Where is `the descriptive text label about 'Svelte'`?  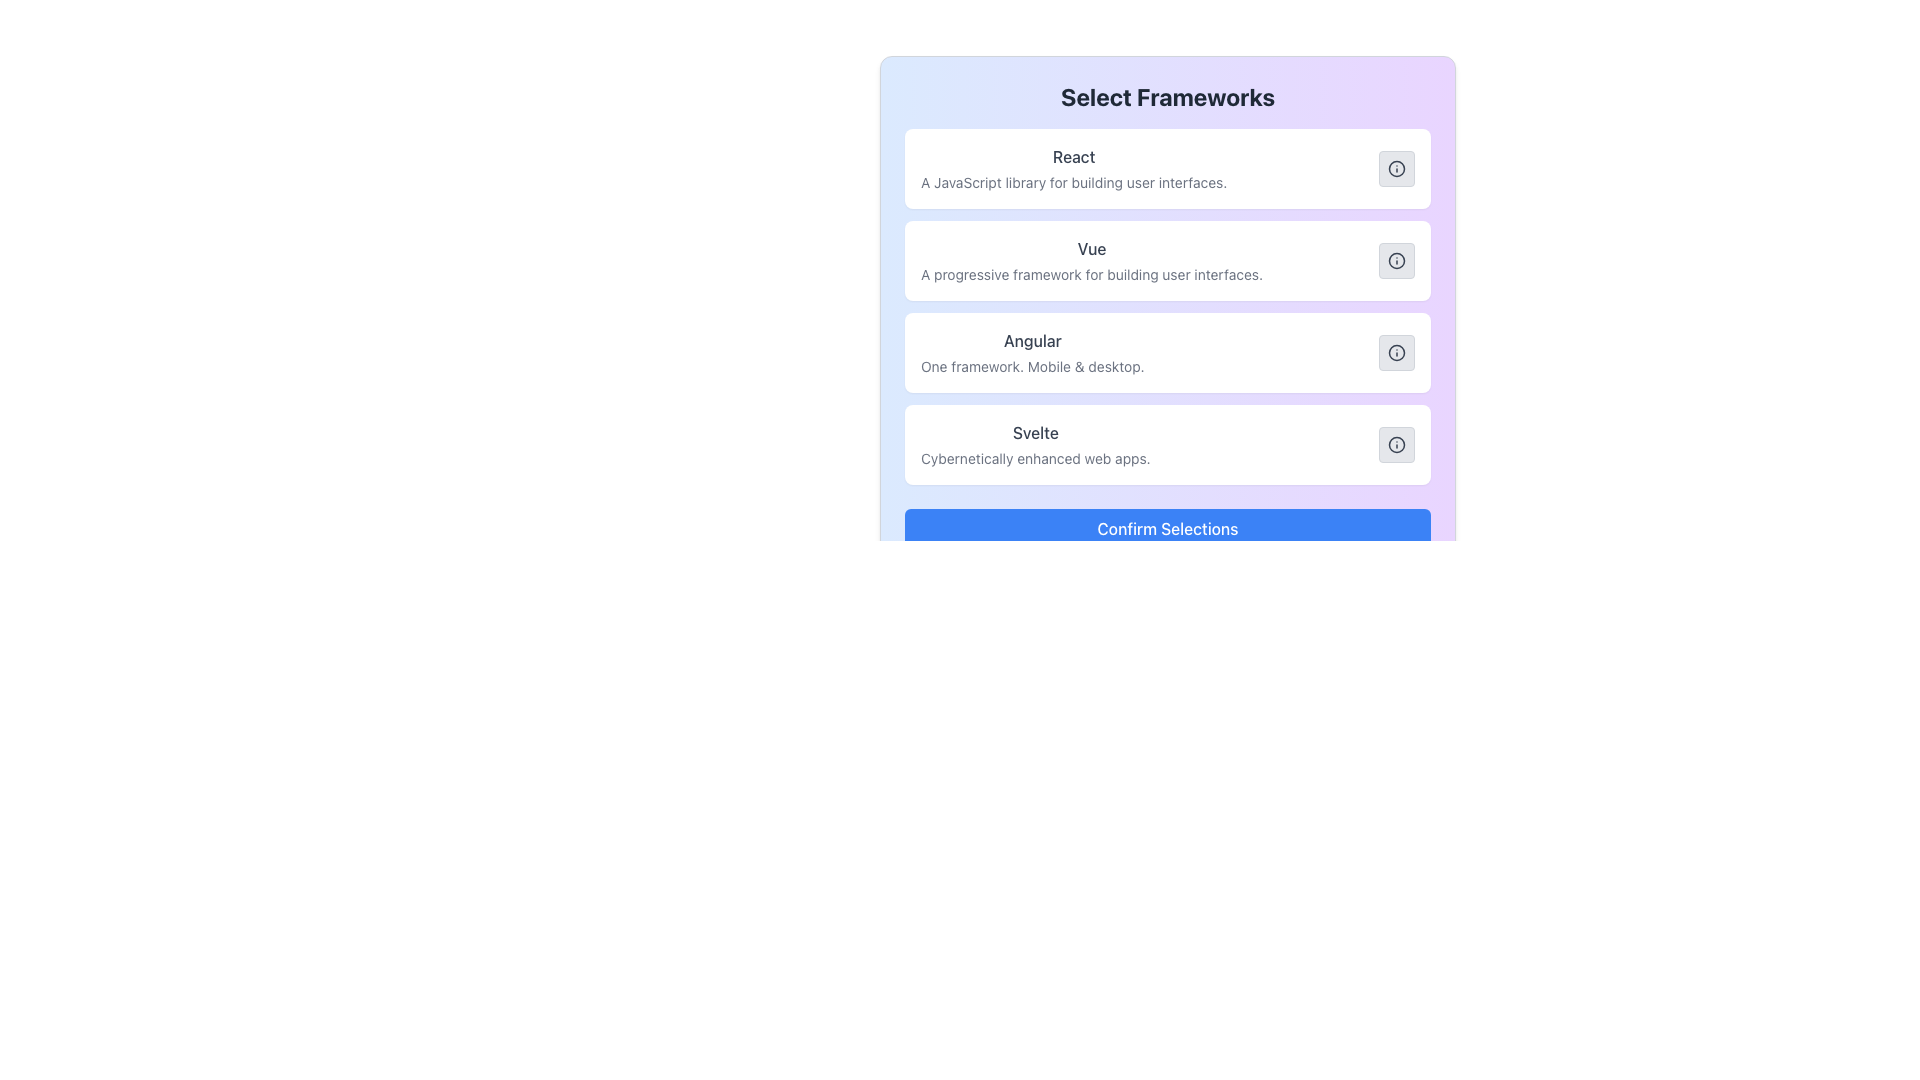 the descriptive text label about 'Svelte' is located at coordinates (1035, 459).